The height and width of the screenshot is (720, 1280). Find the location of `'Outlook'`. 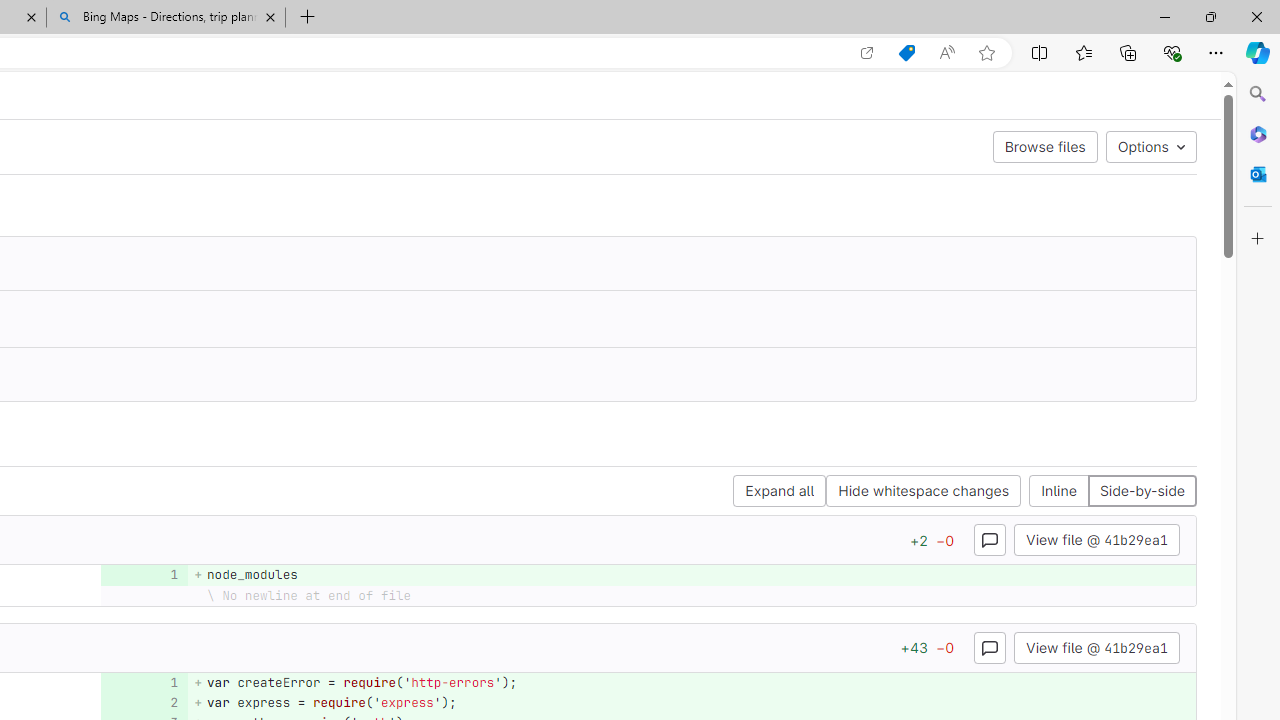

'Outlook' is located at coordinates (1257, 173).